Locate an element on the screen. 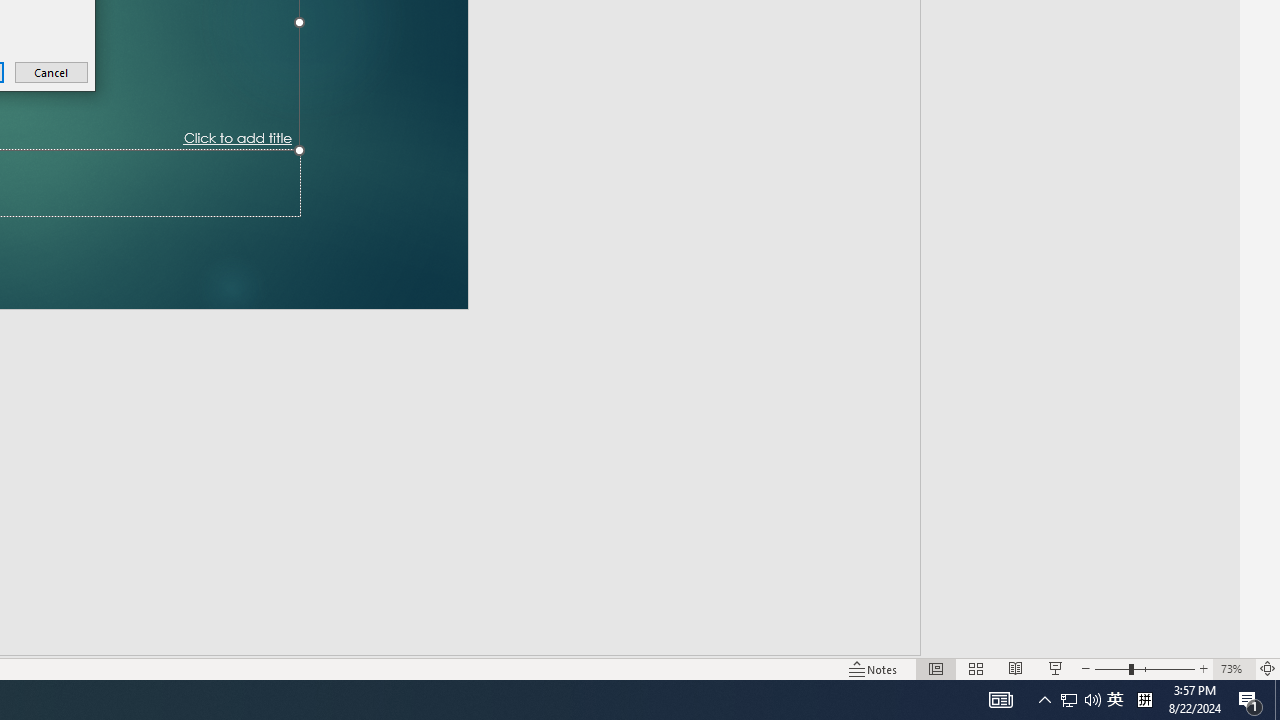 Image resolution: width=1280 pixels, height=720 pixels. 'Q2790: 100%' is located at coordinates (1144, 698).